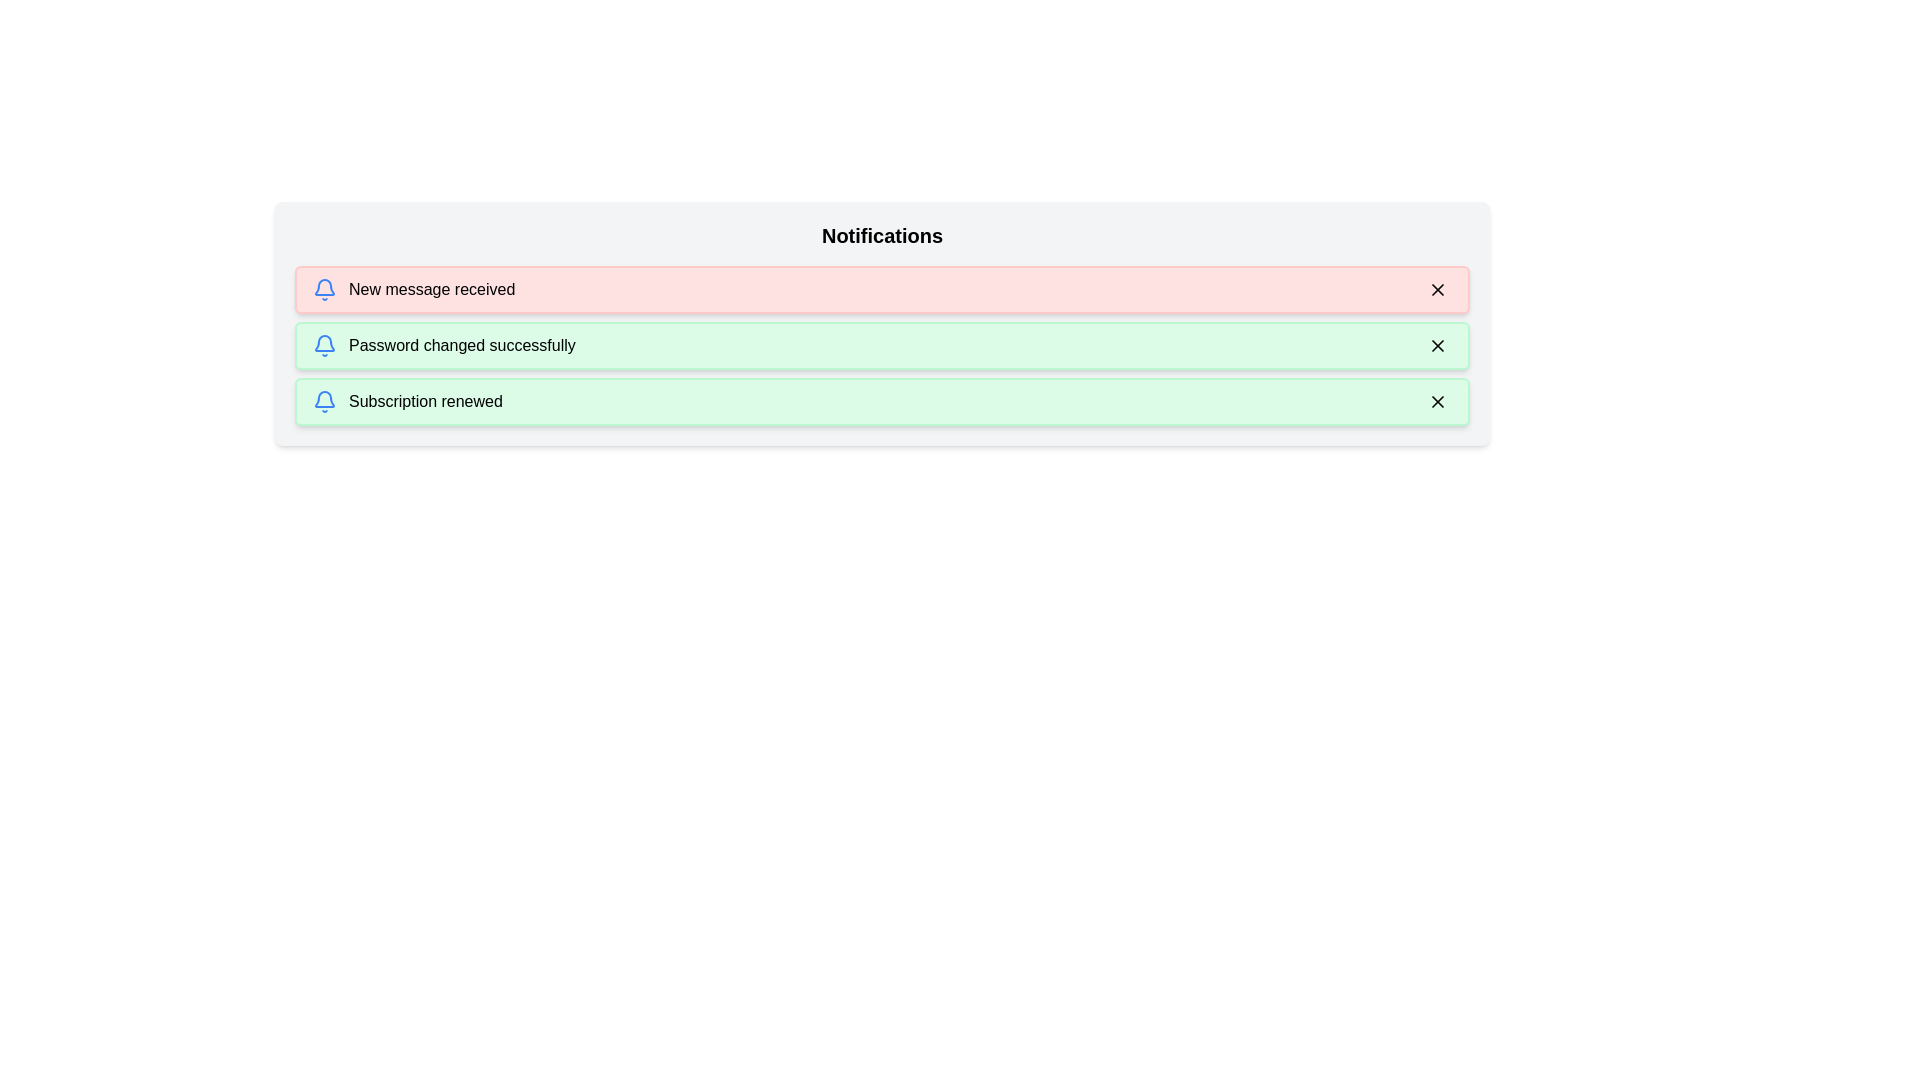 Image resolution: width=1920 pixels, height=1080 pixels. I want to click on the bell icon with a blue border located in the second row of the notification list for additional actions, so click(325, 345).